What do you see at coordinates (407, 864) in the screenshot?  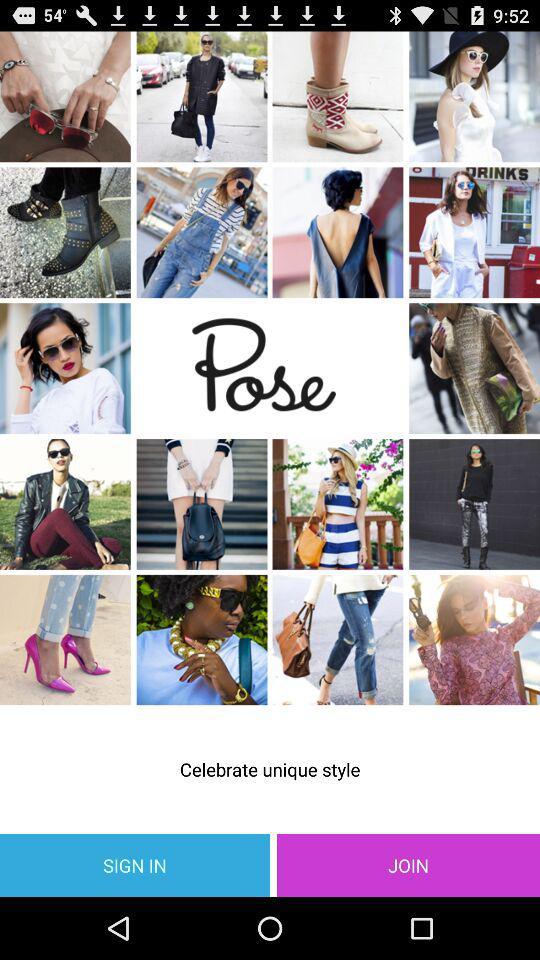 I see `the icon to the right of sign in` at bounding box center [407, 864].